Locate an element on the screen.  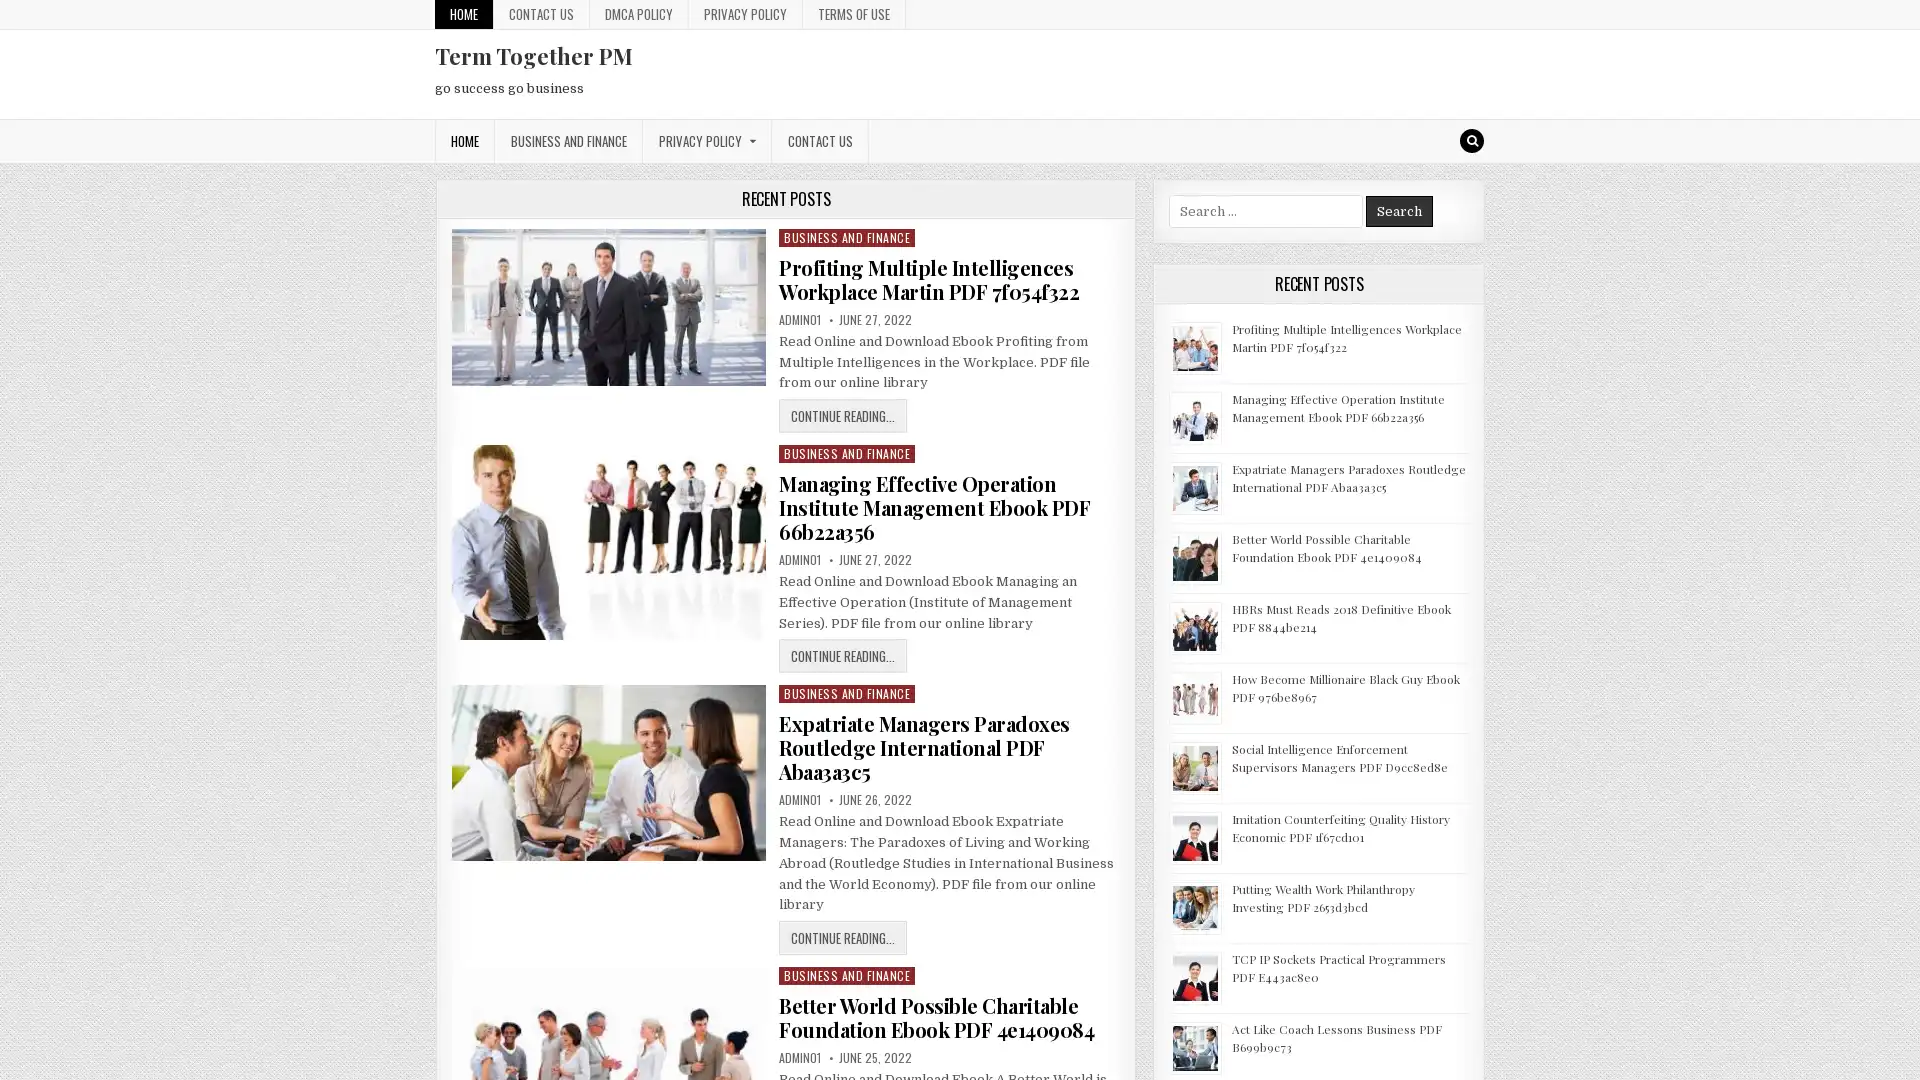
Search is located at coordinates (1398, 211).